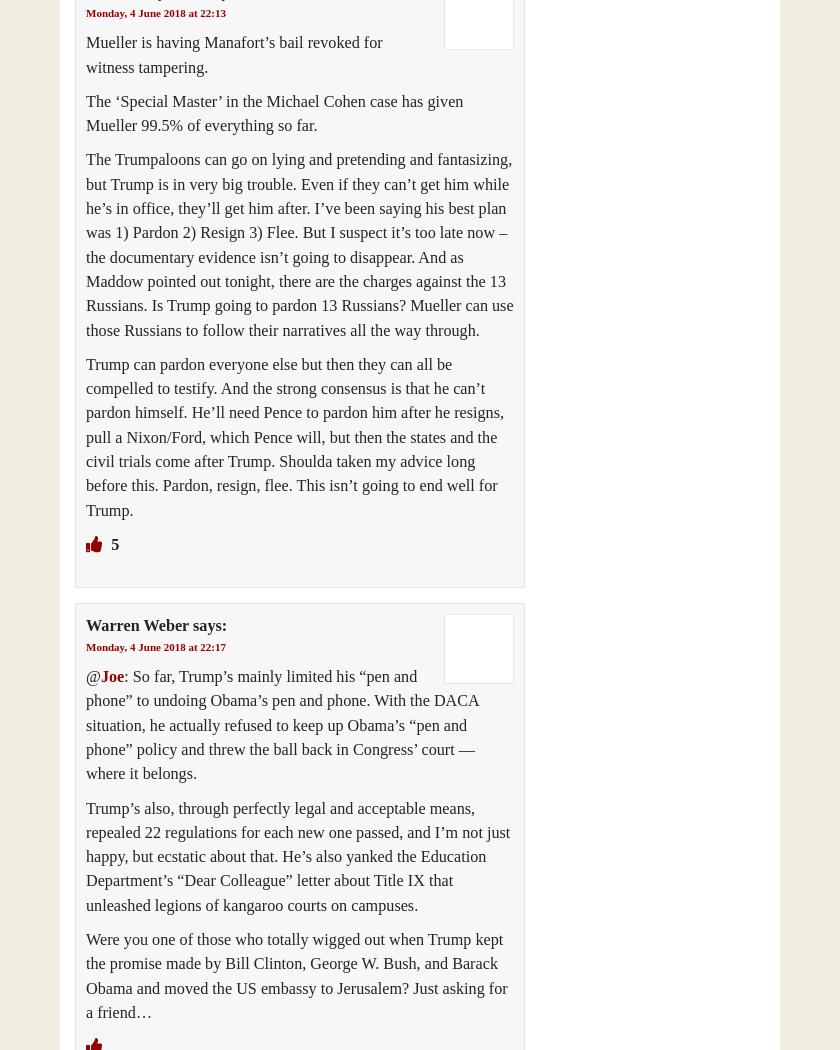 This screenshot has width=840, height=1050. What do you see at coordinates (113, 544) in the screenshot?
I see `'5'` at bounding box center [113, 544].